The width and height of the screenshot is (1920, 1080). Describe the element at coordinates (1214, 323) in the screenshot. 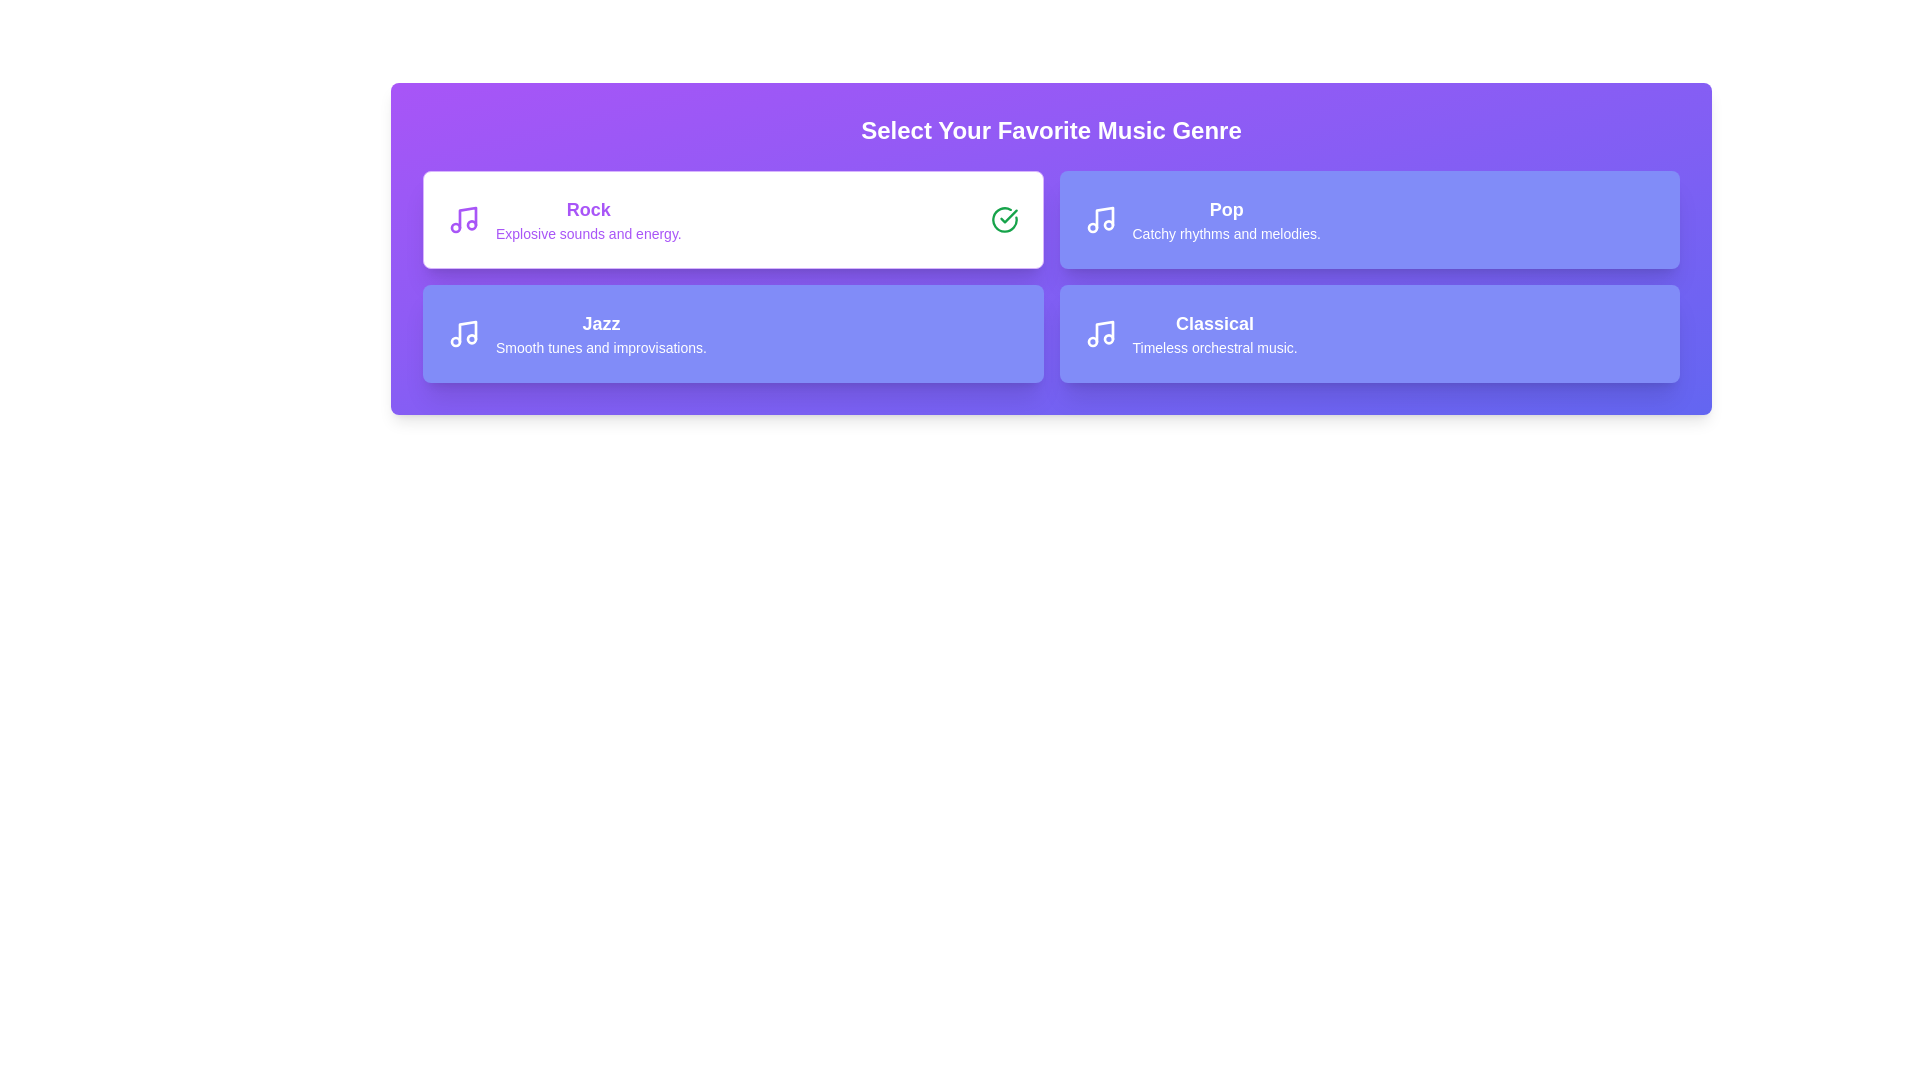

I see `the text label displaying 'Classical' in bold, large white font on a blue background, located in the 'Select Your Favorite Music Genre' section` at that location.